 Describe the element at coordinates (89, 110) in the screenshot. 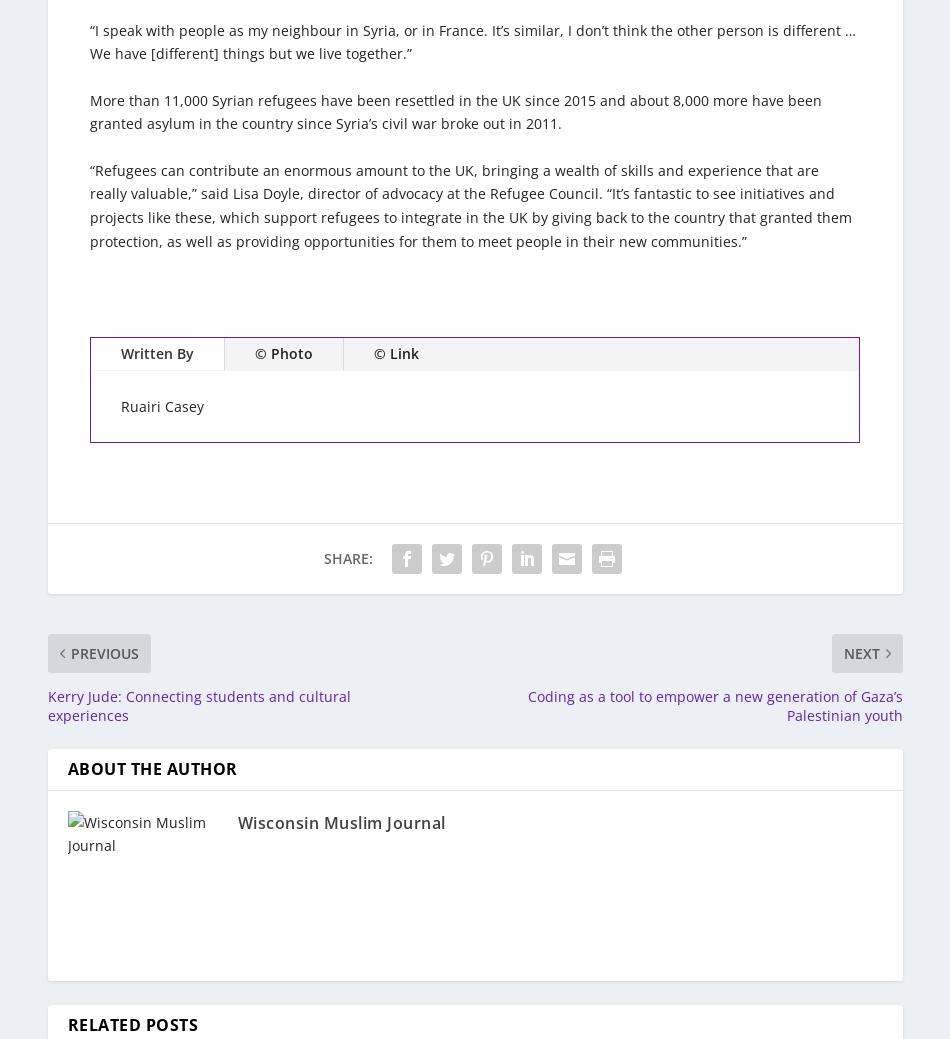

I see `'More than 11,000 Syrian refugees have been resettled in the UK since 2015 and about 8,000 more have been granted asylum in the country since Syria’s civil war broke out in 2011.'` at that location.